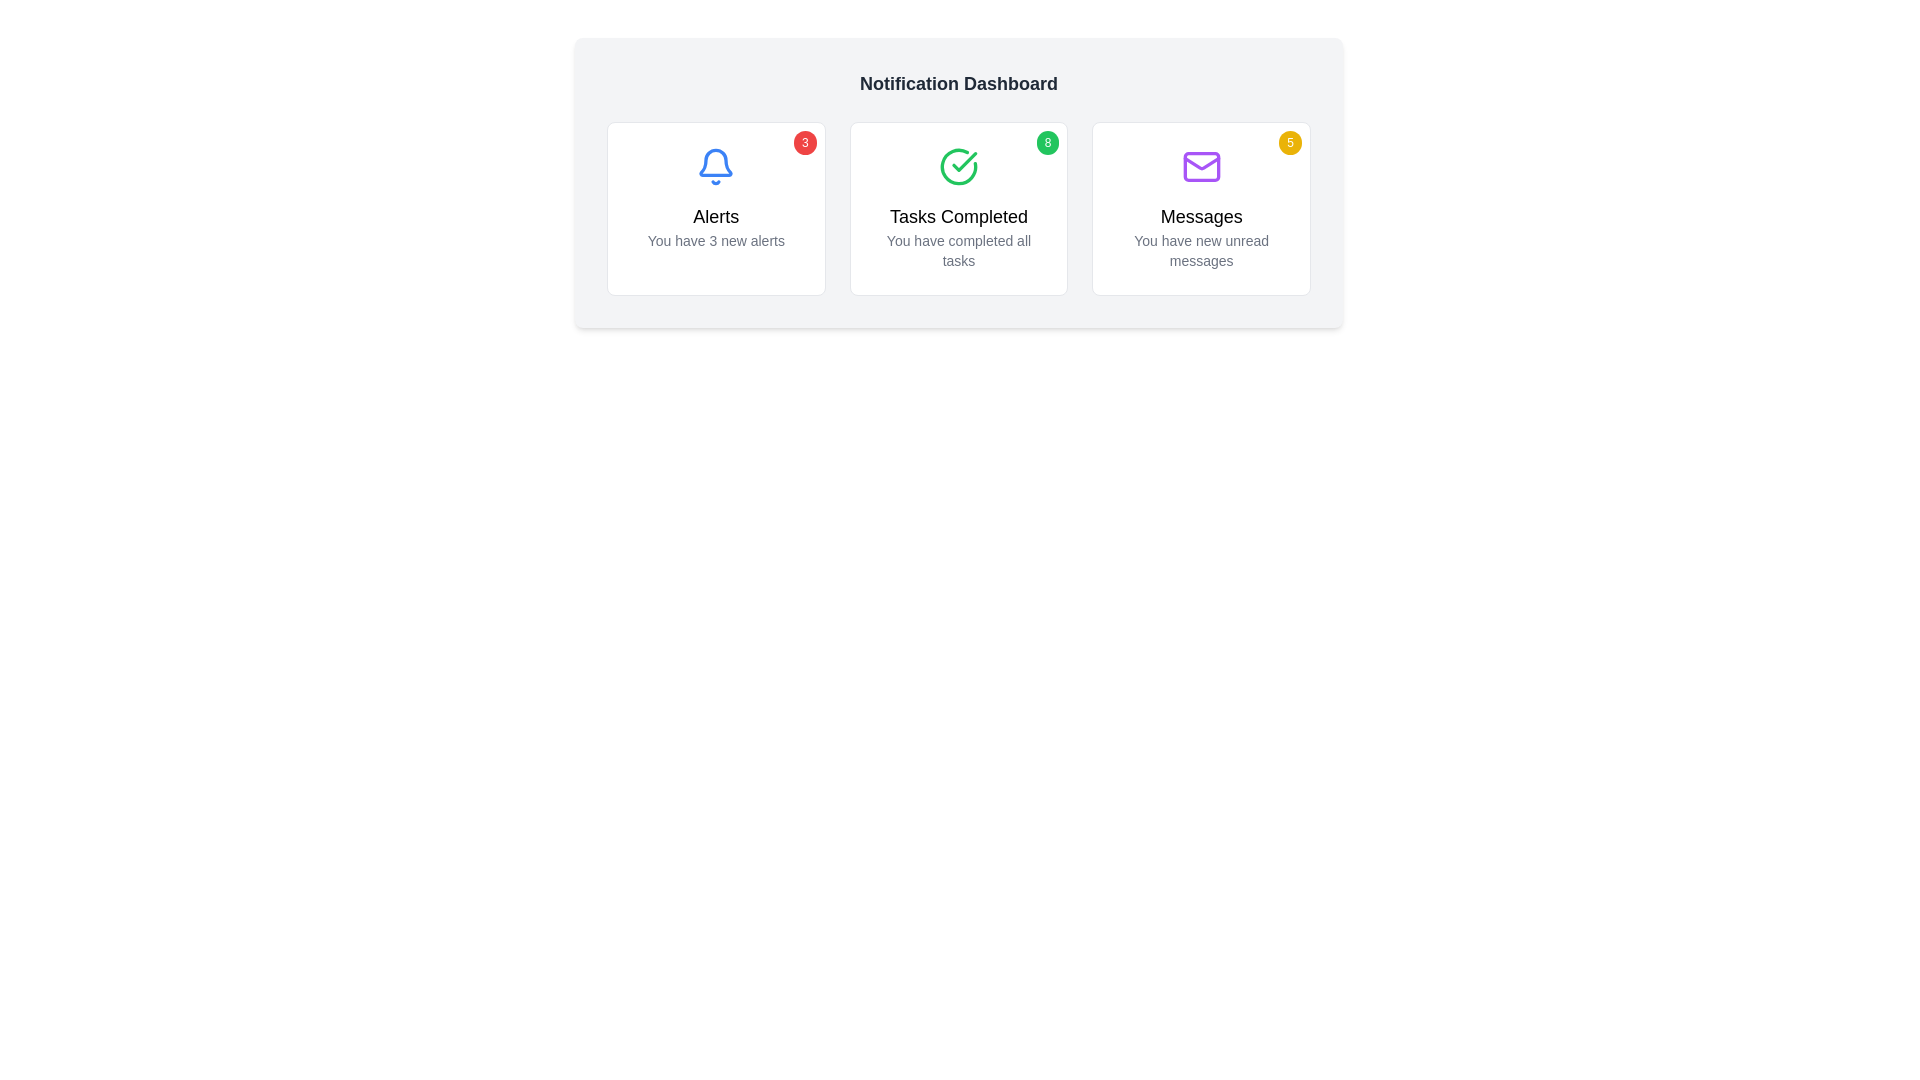  I want to click on text that indicates the number of new alerts available, located beneath the 'Alerts' title and icon in the leftmost notification card of the Notification Dashboard, so click(716, 239).